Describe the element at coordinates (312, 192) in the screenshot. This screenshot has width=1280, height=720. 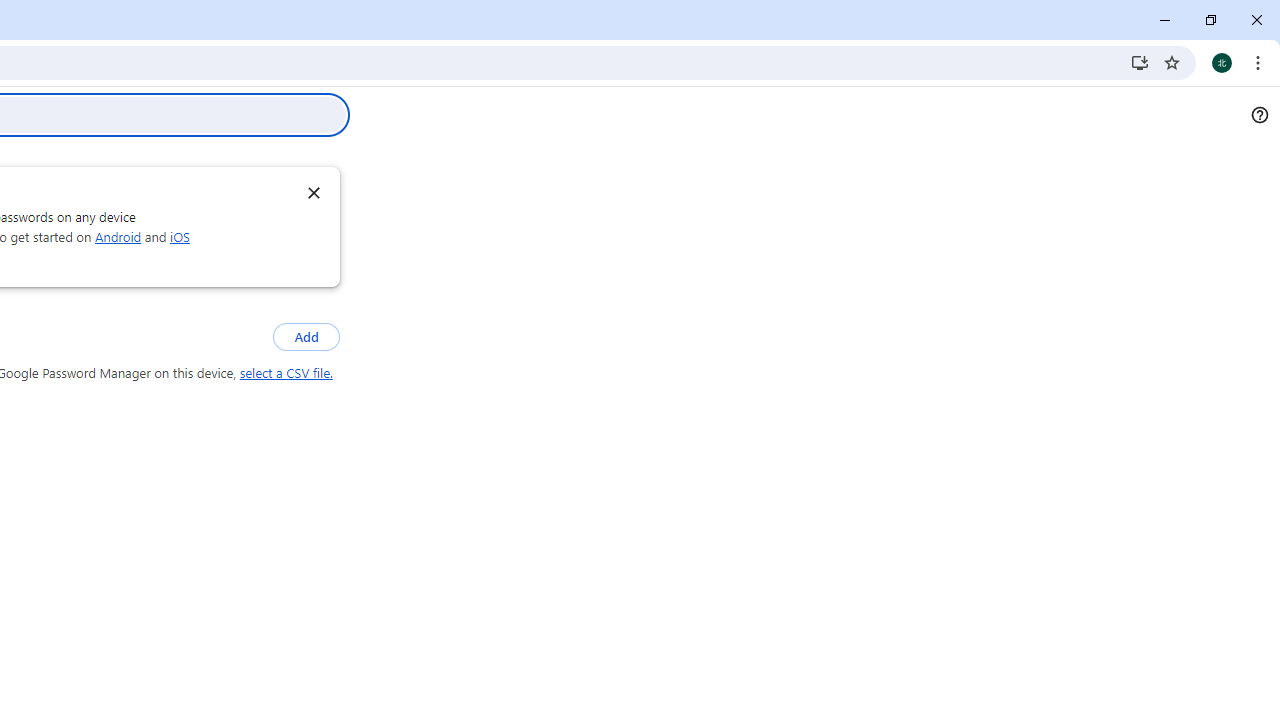
I see `'Dismiss recommendation'` at that location.